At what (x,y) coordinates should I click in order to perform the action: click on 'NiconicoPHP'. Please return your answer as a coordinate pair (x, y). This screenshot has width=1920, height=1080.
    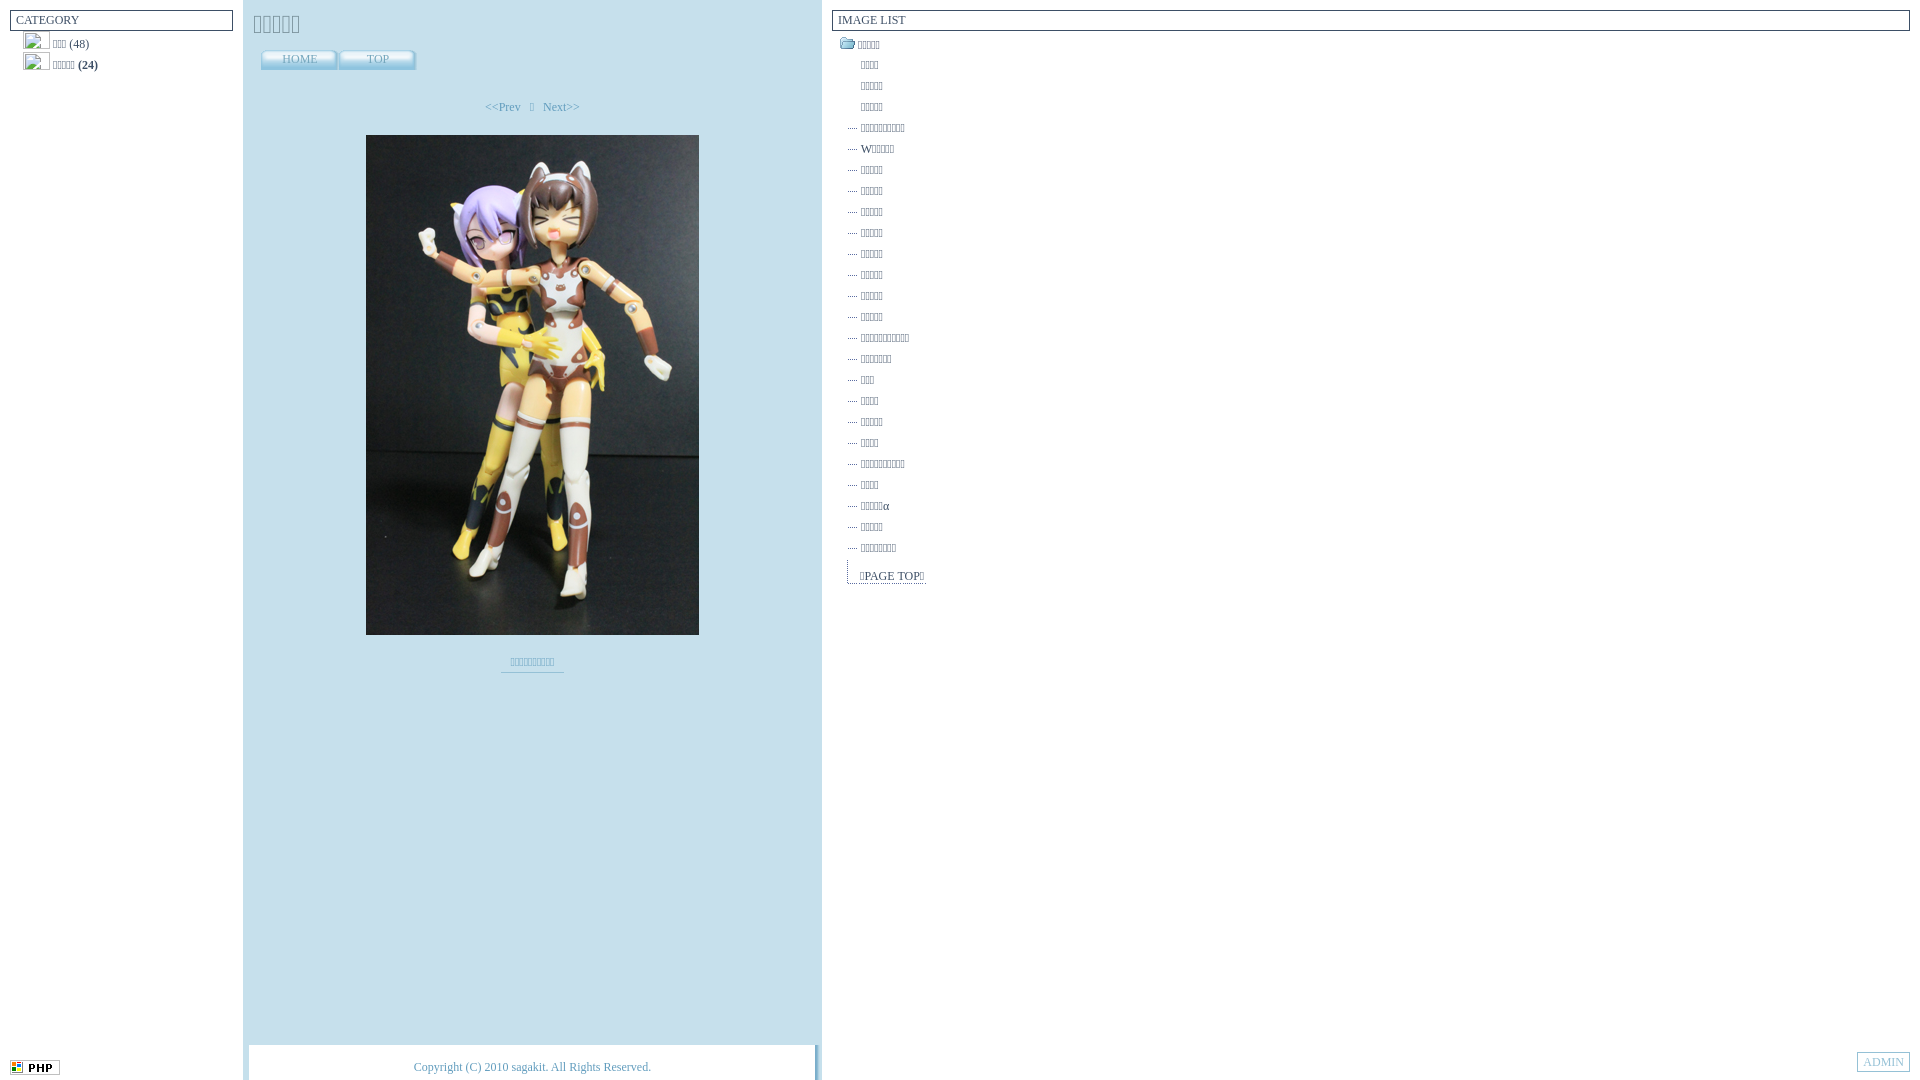
    Looking at the image, I should click on (9, 1070).